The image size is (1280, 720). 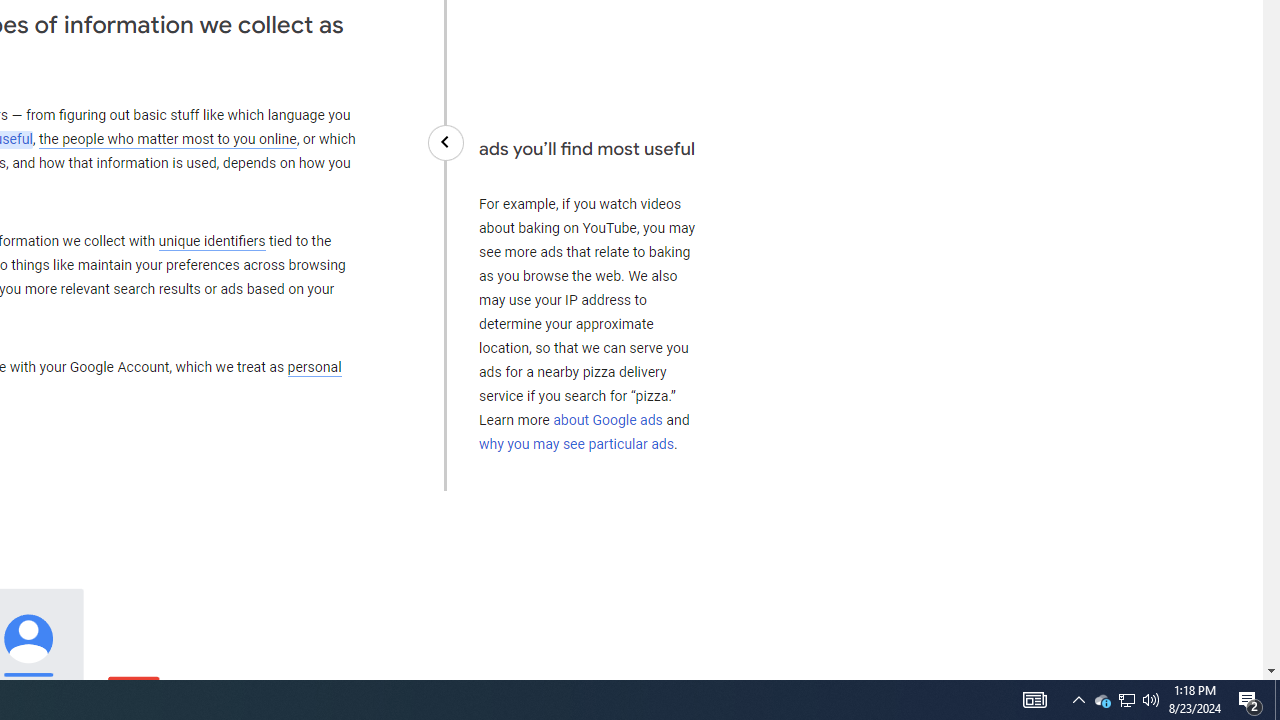 I want to click on 'why you may see particular ads', so click(x=575, y=442).